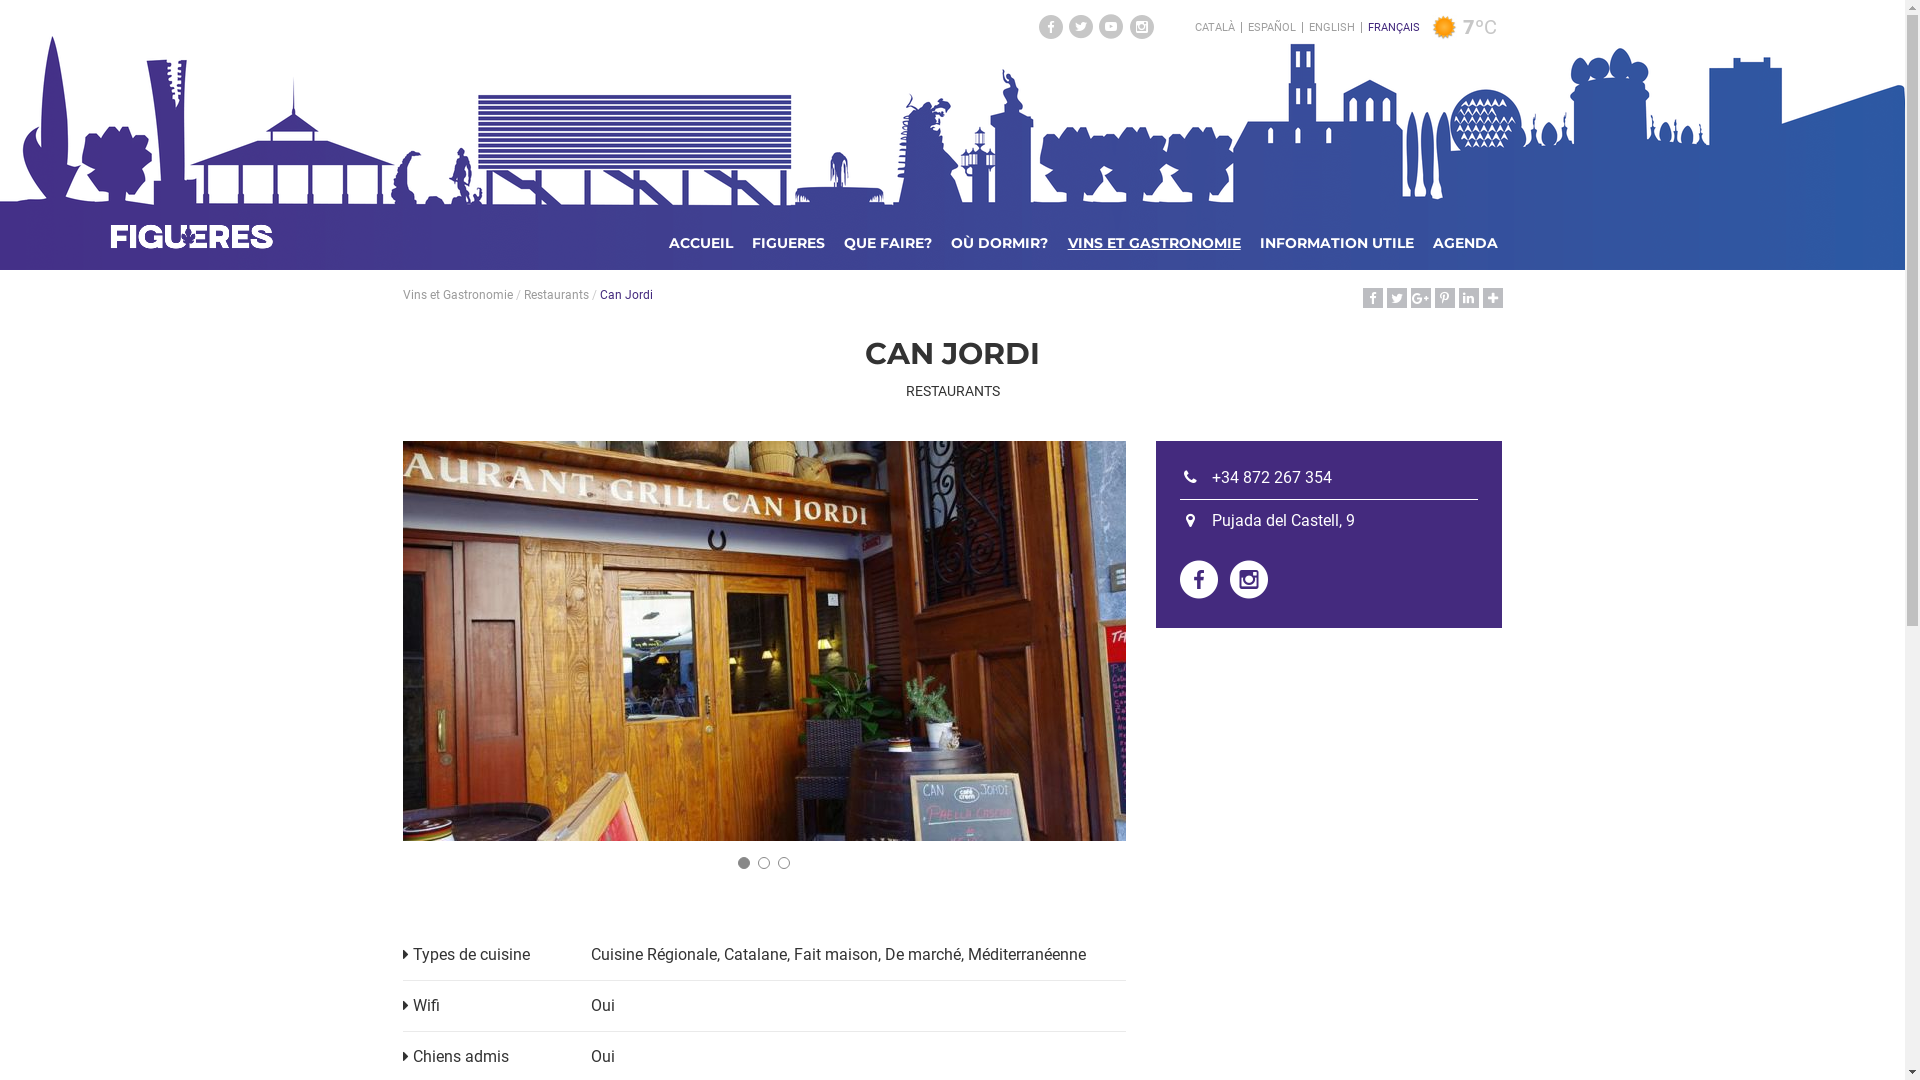 The image size is (1920, 1080). What do you see at coordinates (782, 862) in the screenshot?
I see `'3'` at bounding box center [782, 862].